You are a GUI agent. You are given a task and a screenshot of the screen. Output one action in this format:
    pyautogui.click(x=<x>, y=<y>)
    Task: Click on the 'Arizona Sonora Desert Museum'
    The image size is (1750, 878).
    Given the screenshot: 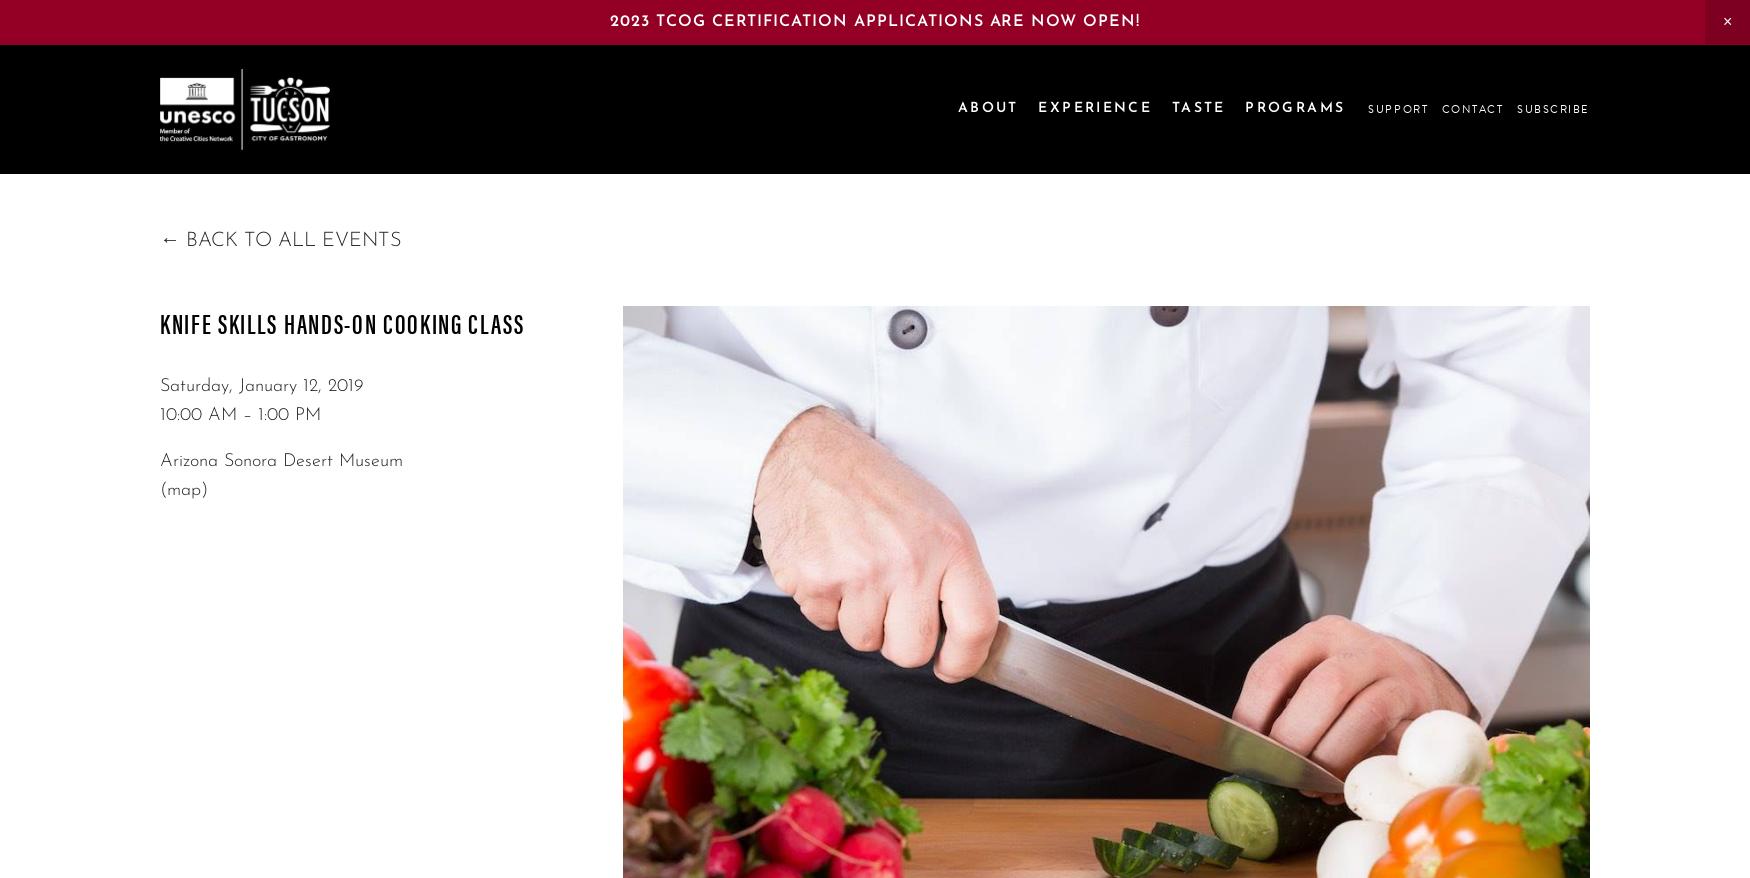 What is the action you would take?
    pyautogui.click(x=280, y=459)
    